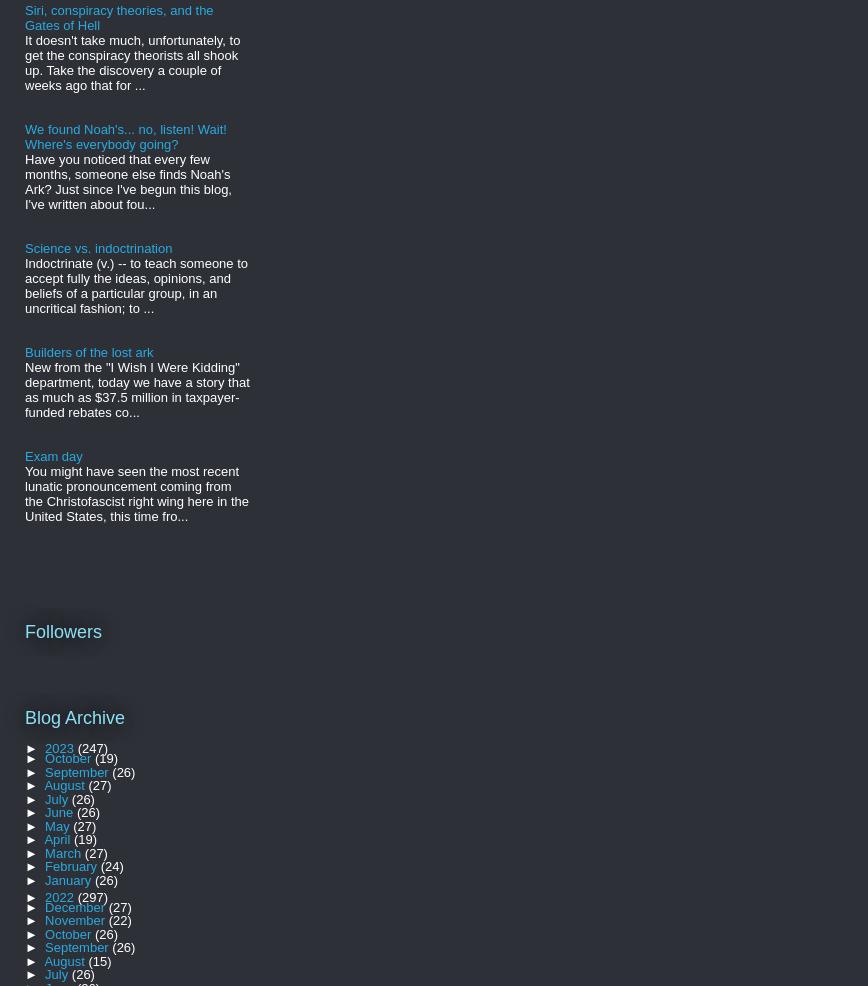 This screenshot has width=868, height=986. I want to click on 'May', so click(59, 824).